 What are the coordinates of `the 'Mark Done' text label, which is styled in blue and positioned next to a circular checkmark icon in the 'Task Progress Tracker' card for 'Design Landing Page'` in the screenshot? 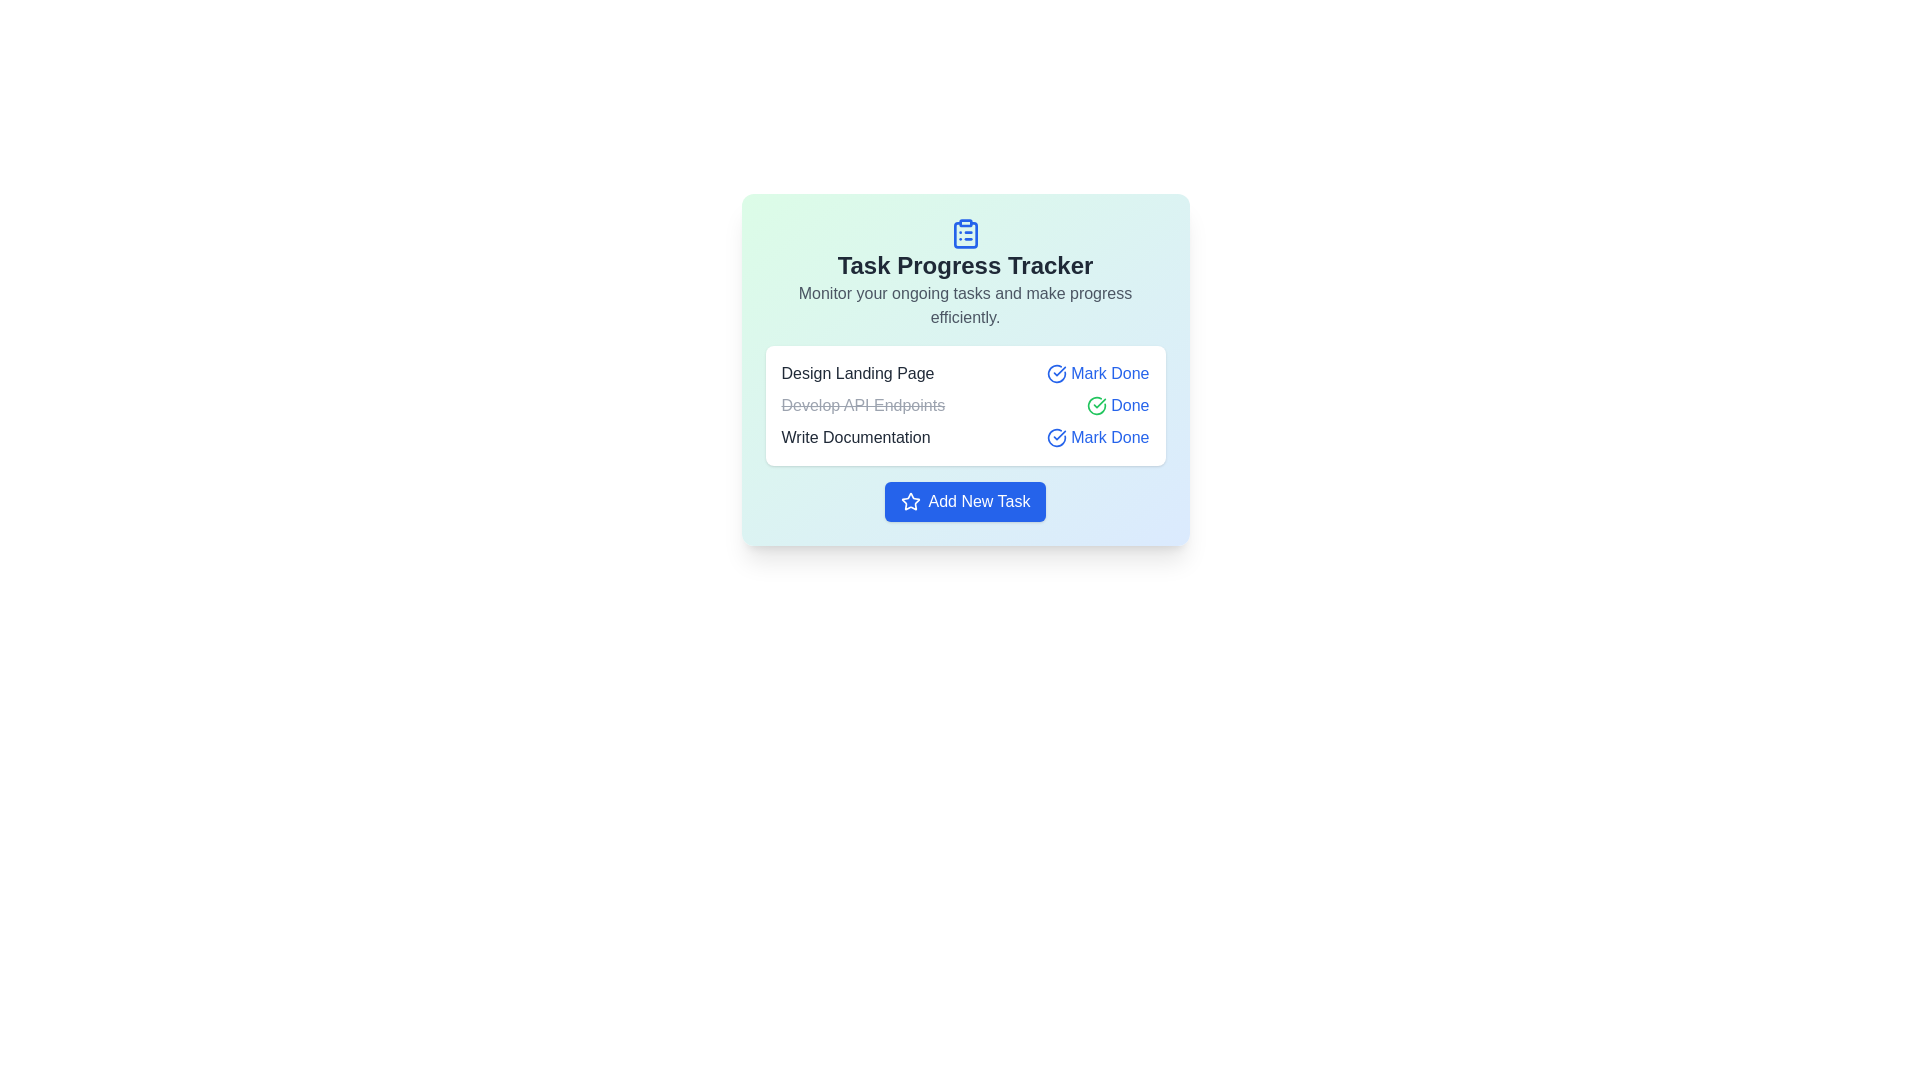 It's located at (1109, 374).